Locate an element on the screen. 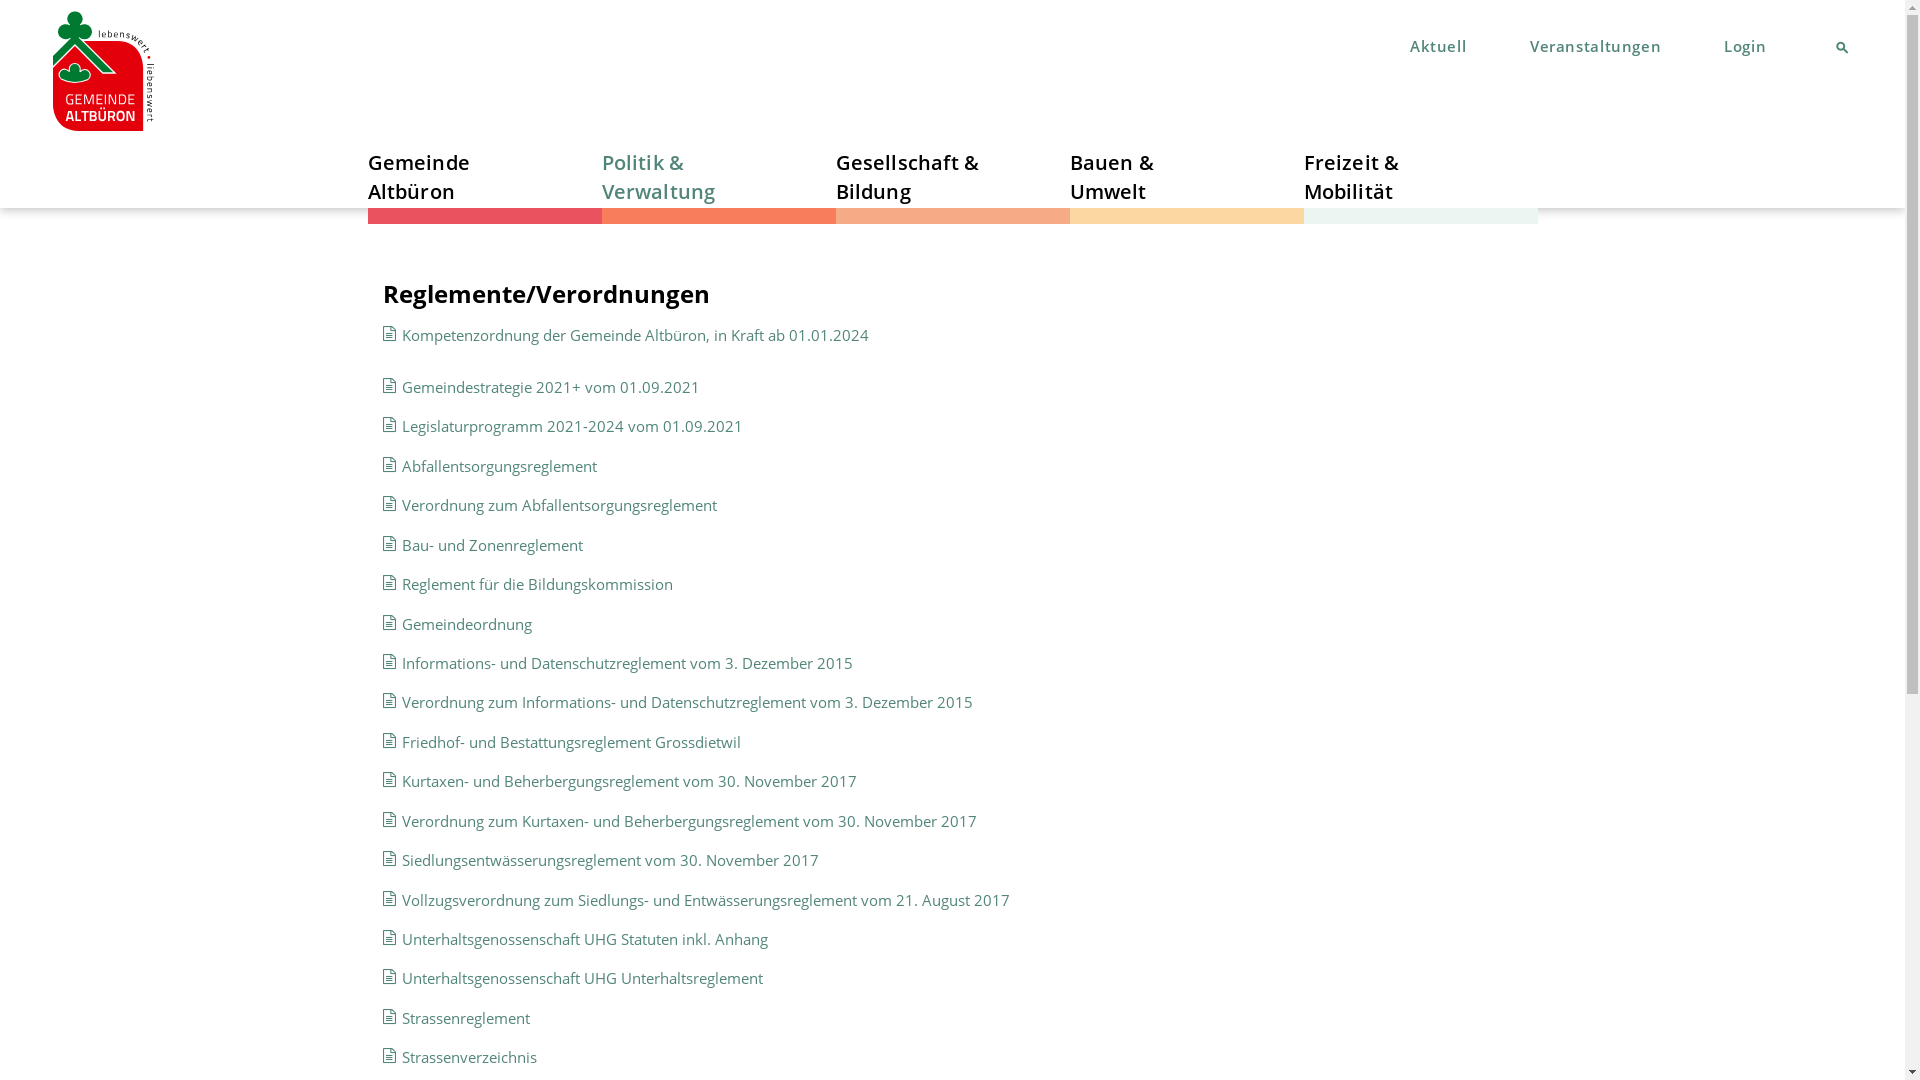 This screenshot has height=1080, width=1920. 'Informations- und Datenschutzreglement vom 3. Dezember 2015' is located at coordinates (626, 663).